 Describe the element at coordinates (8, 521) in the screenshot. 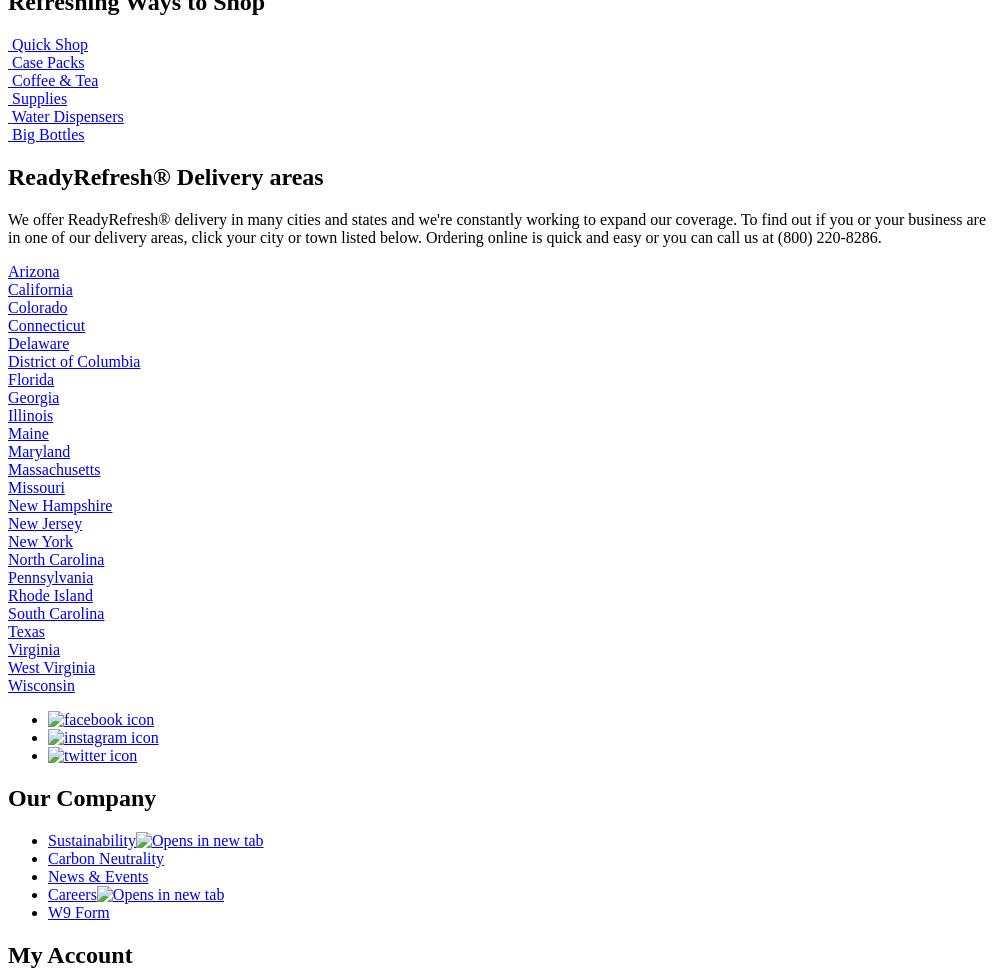

I see `'New Jersey'` at that location.